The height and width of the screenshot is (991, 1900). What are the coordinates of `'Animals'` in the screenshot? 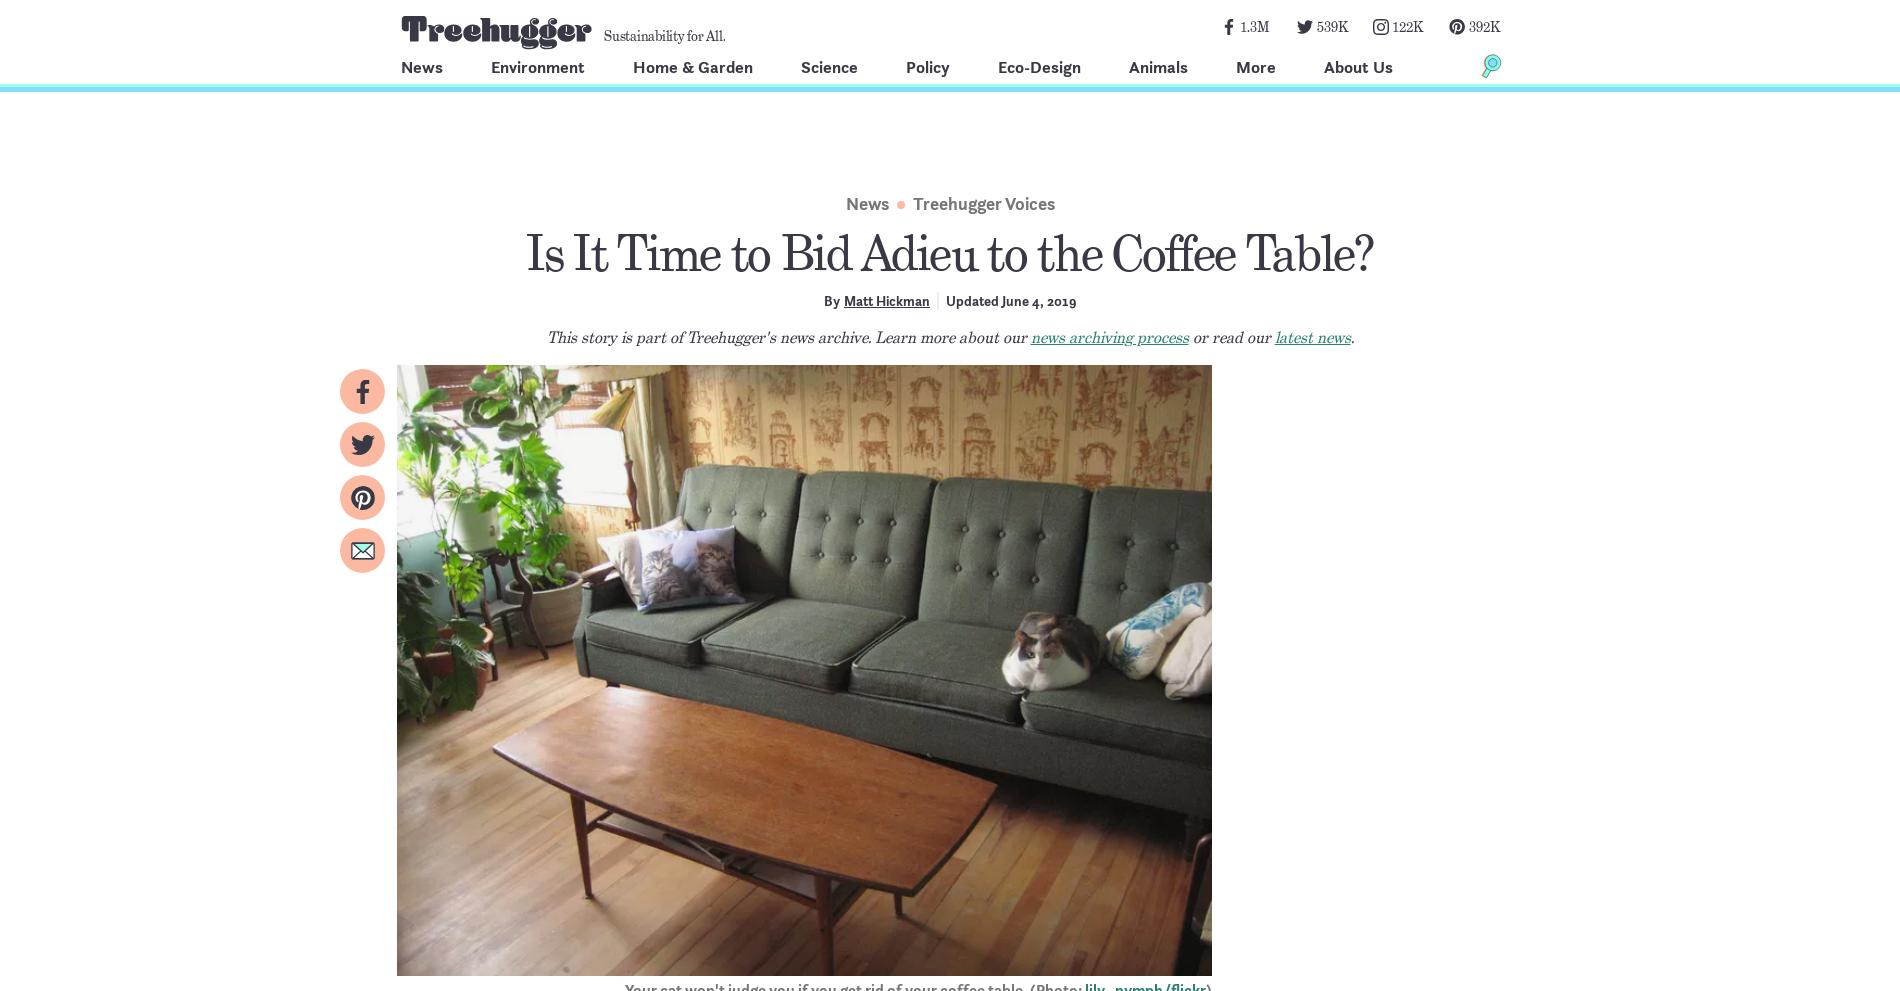 It's located at (1158, 66).